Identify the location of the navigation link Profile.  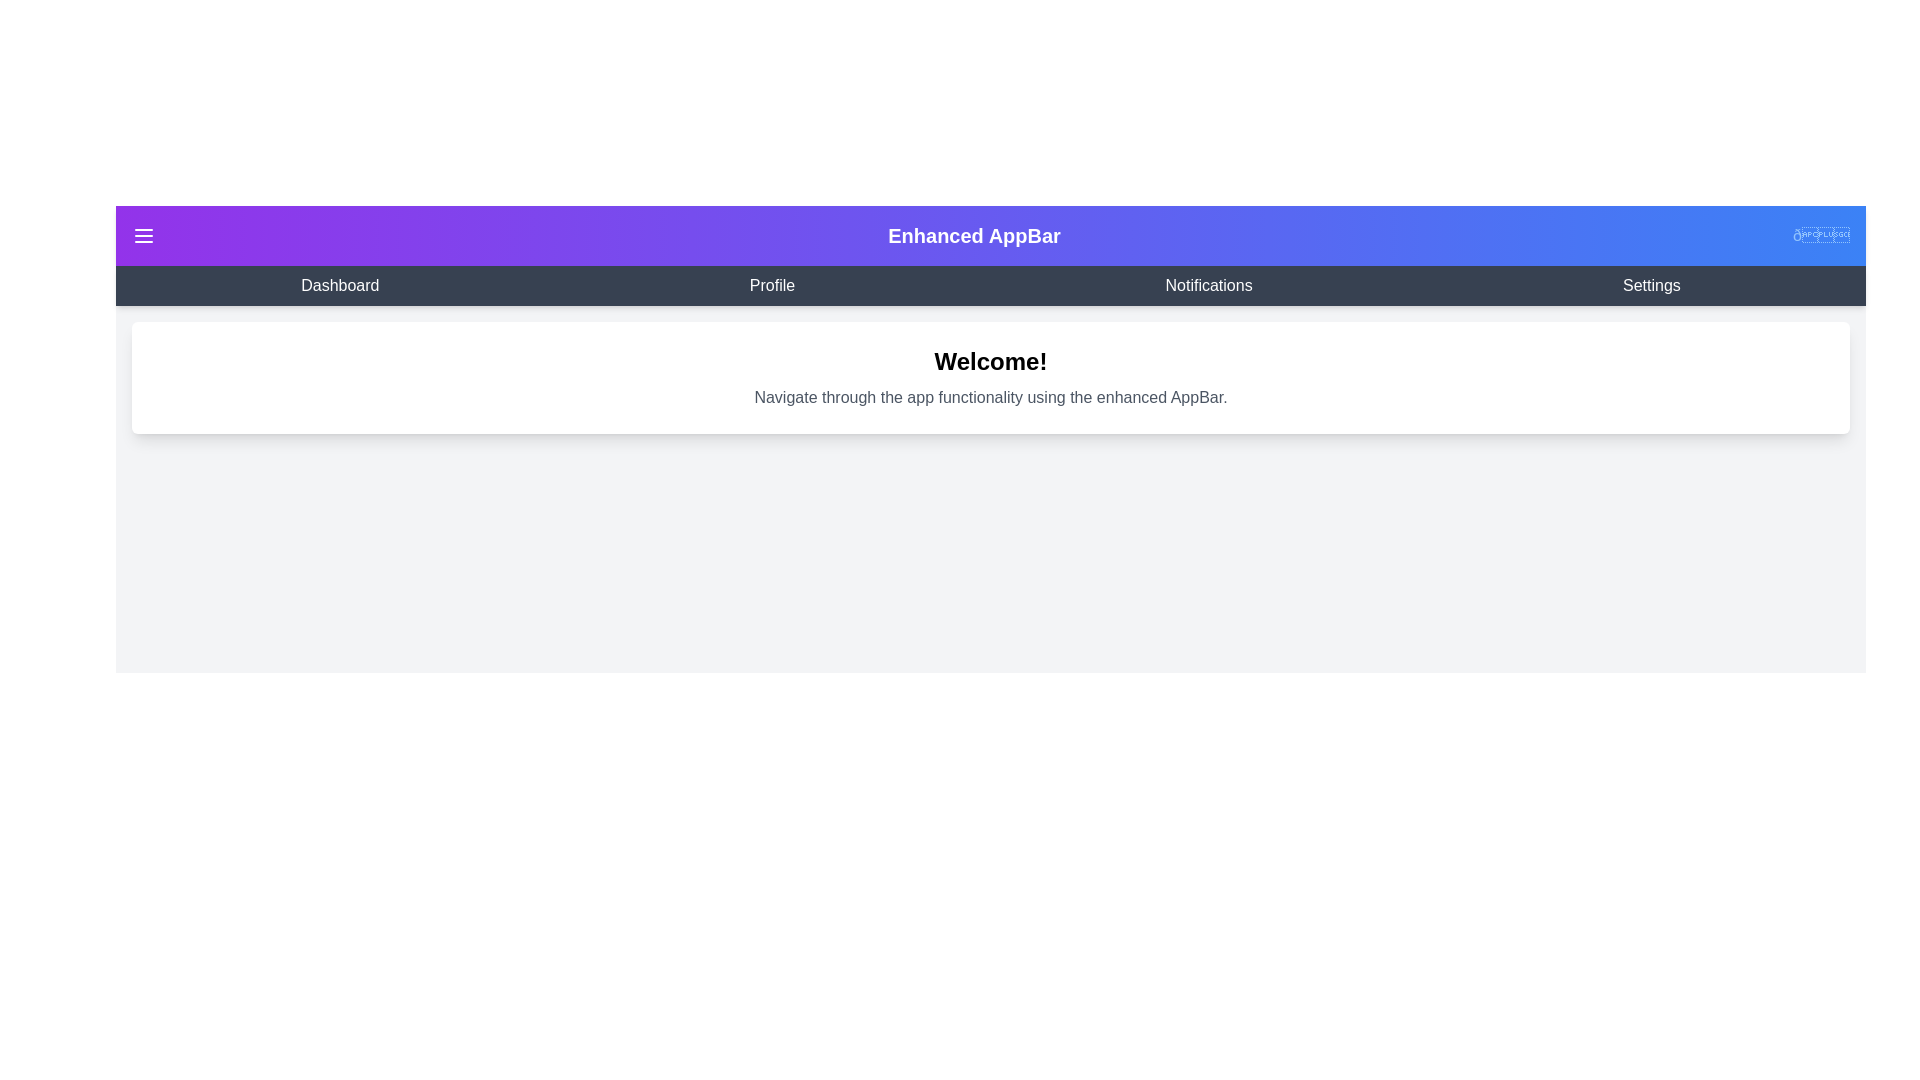
(771, 285).